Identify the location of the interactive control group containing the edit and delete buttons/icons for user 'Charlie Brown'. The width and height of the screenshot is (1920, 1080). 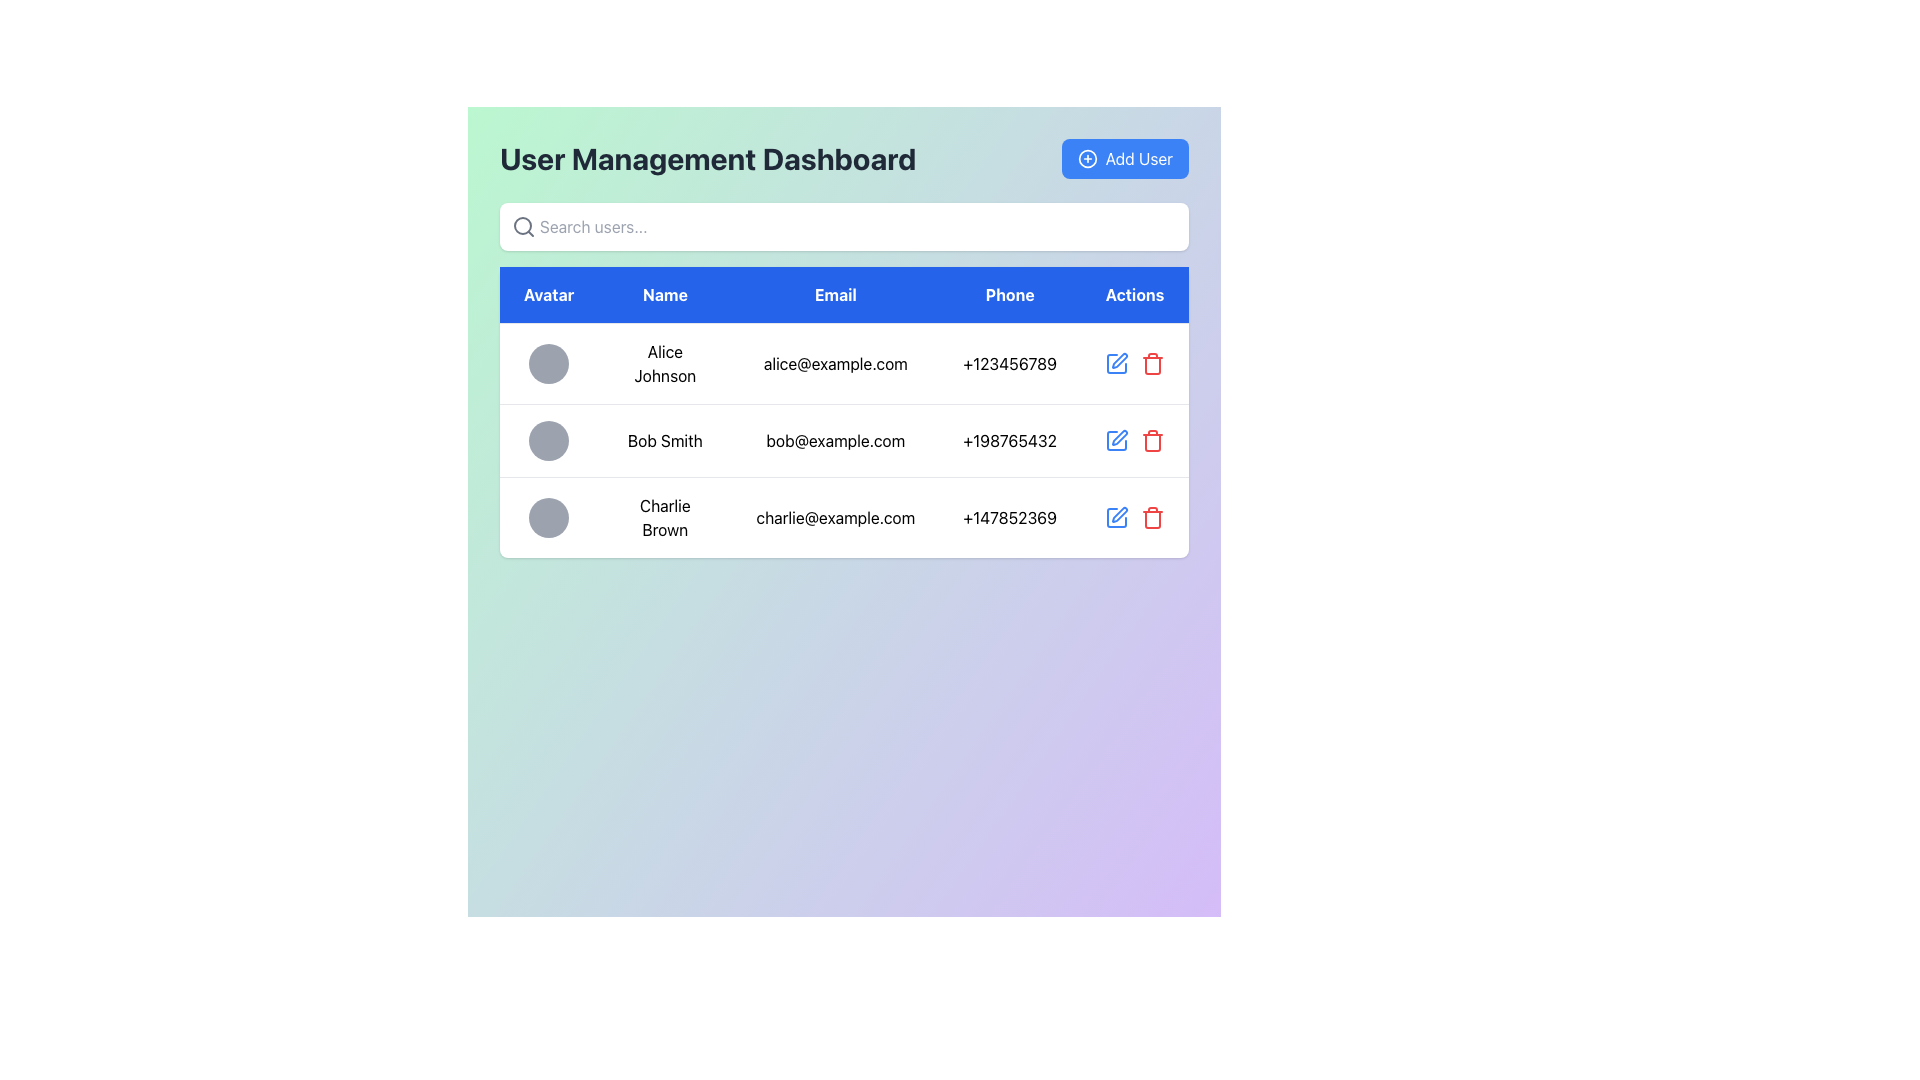
(1134, 516).